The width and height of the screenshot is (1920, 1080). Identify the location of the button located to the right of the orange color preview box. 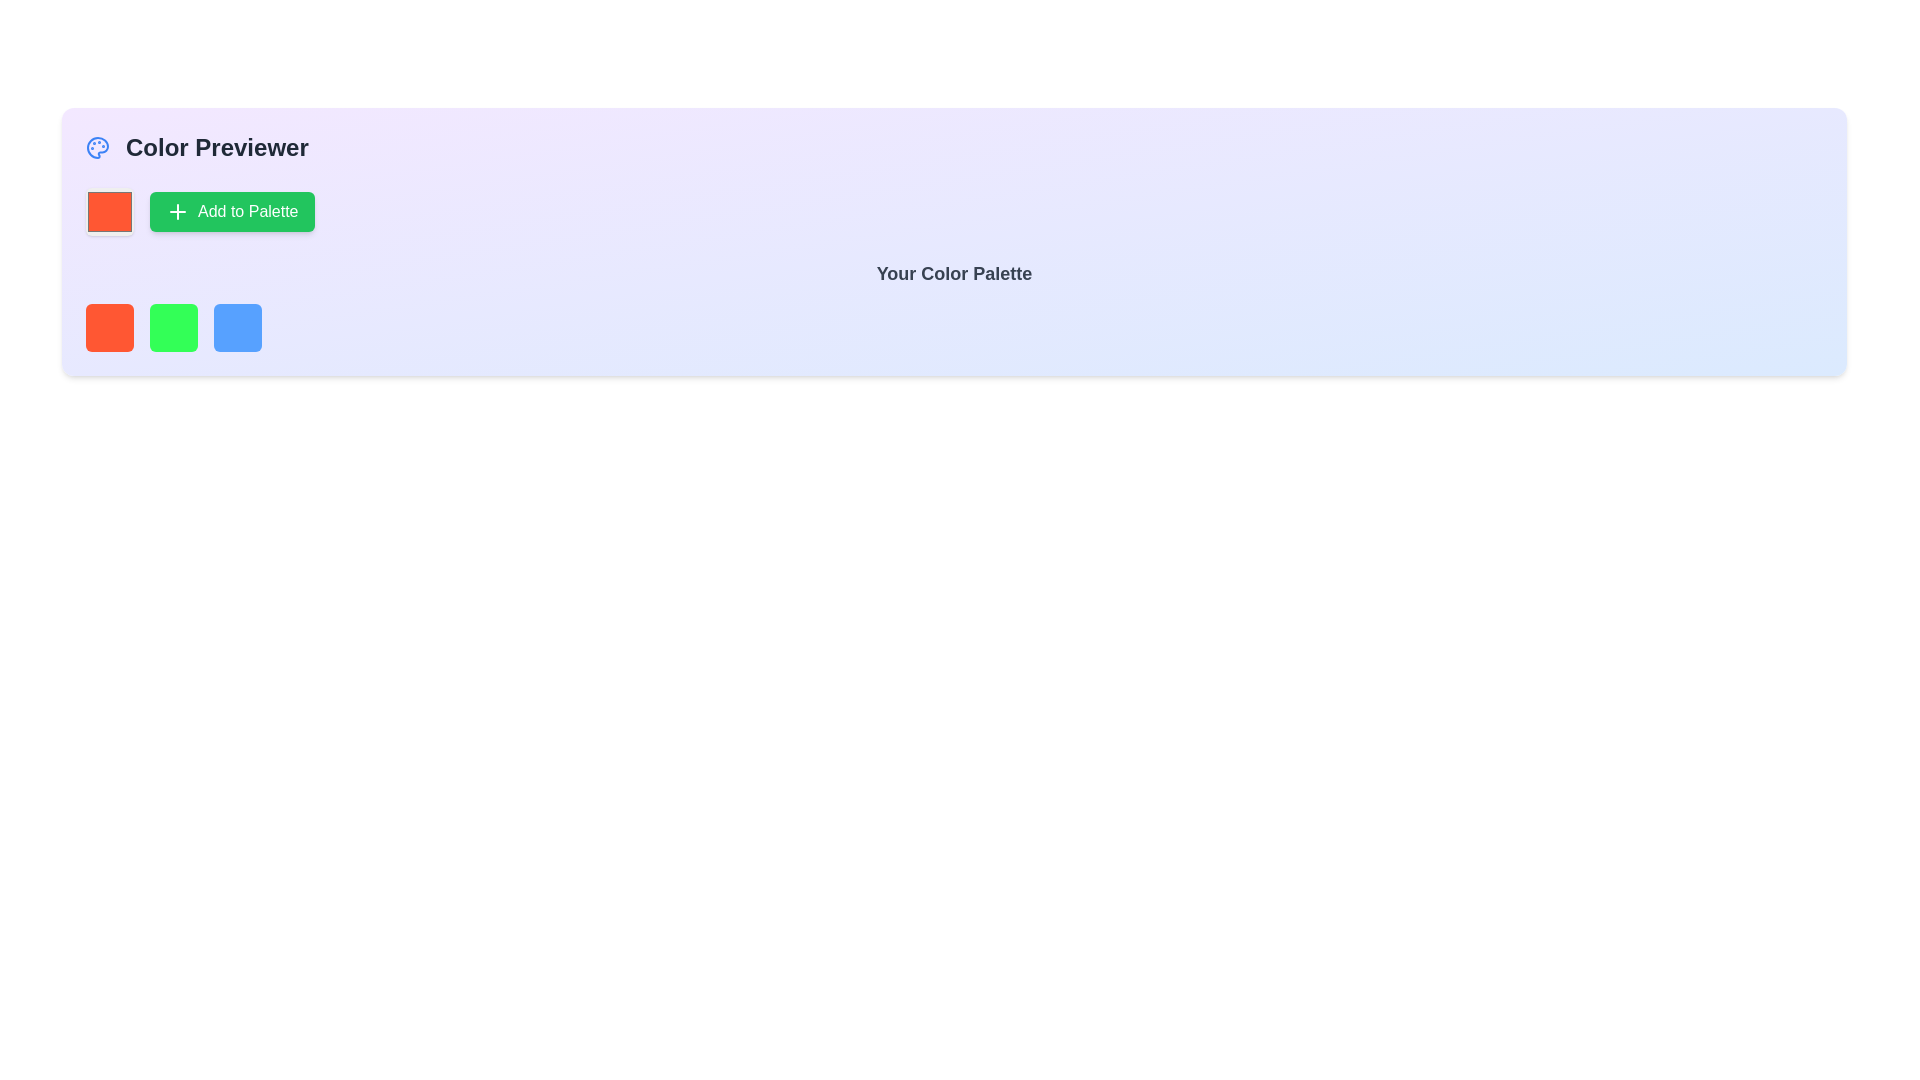
(231, 212).